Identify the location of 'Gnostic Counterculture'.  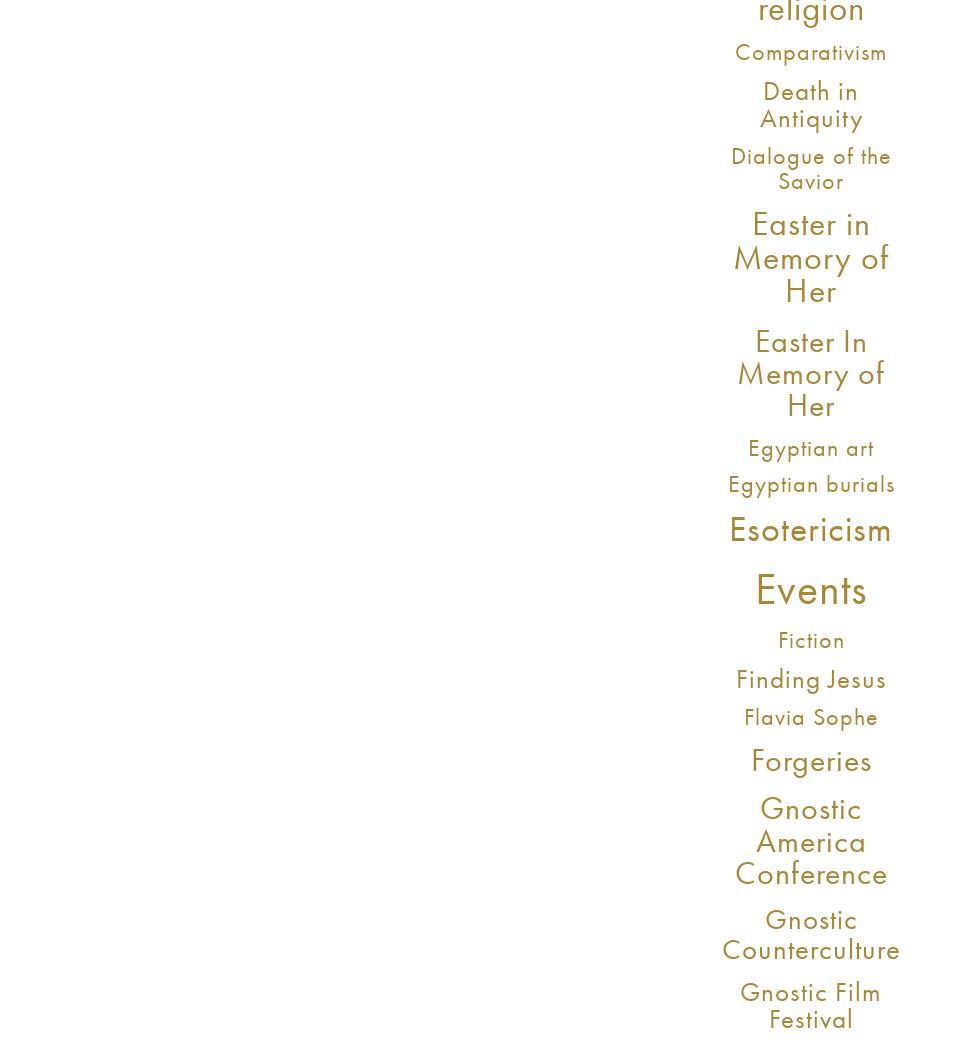
(809, 933).